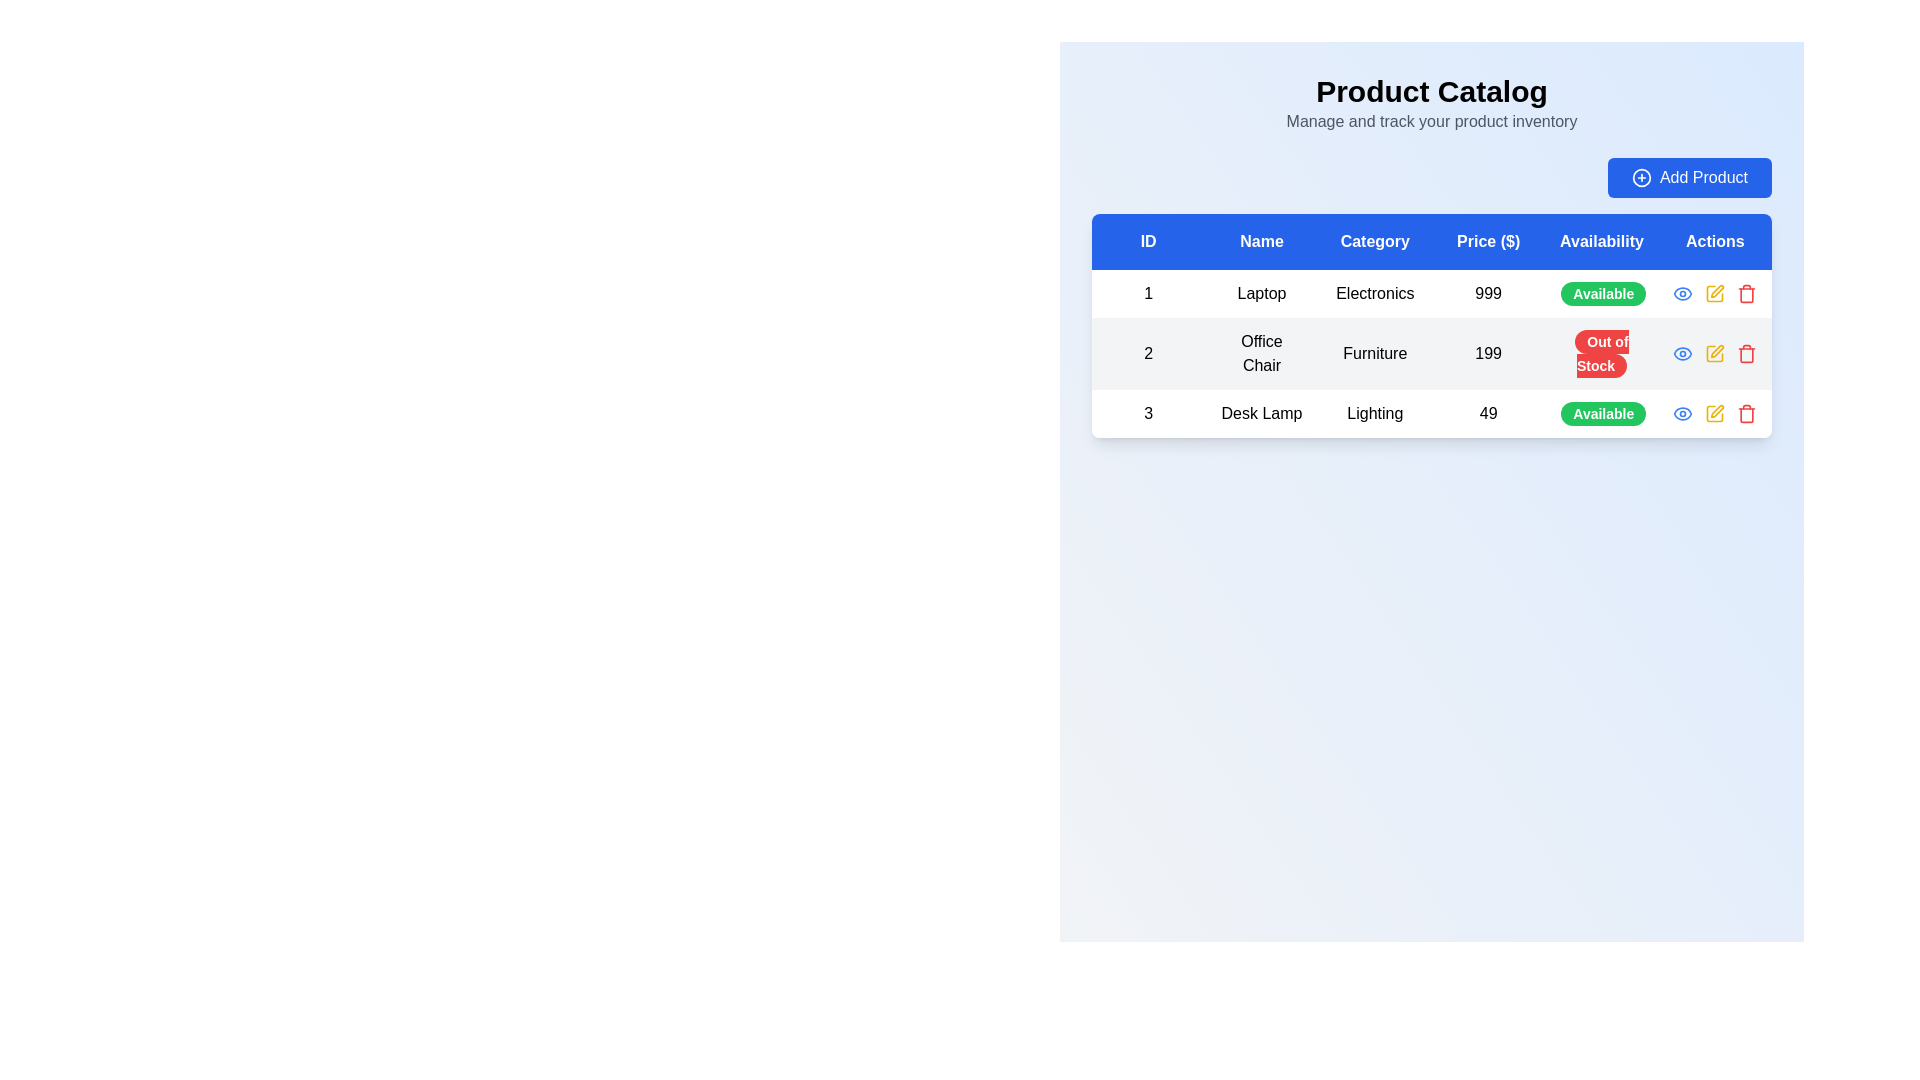 The height and width of the screenshot is (1080, 1920). Describe the element at coordinates (1430, 104) in the screenshot. I see `the Text Heading and Subtext Block which serves as the title and description for the section above the table layout and next to the 'Add Product' blue button` at that location.